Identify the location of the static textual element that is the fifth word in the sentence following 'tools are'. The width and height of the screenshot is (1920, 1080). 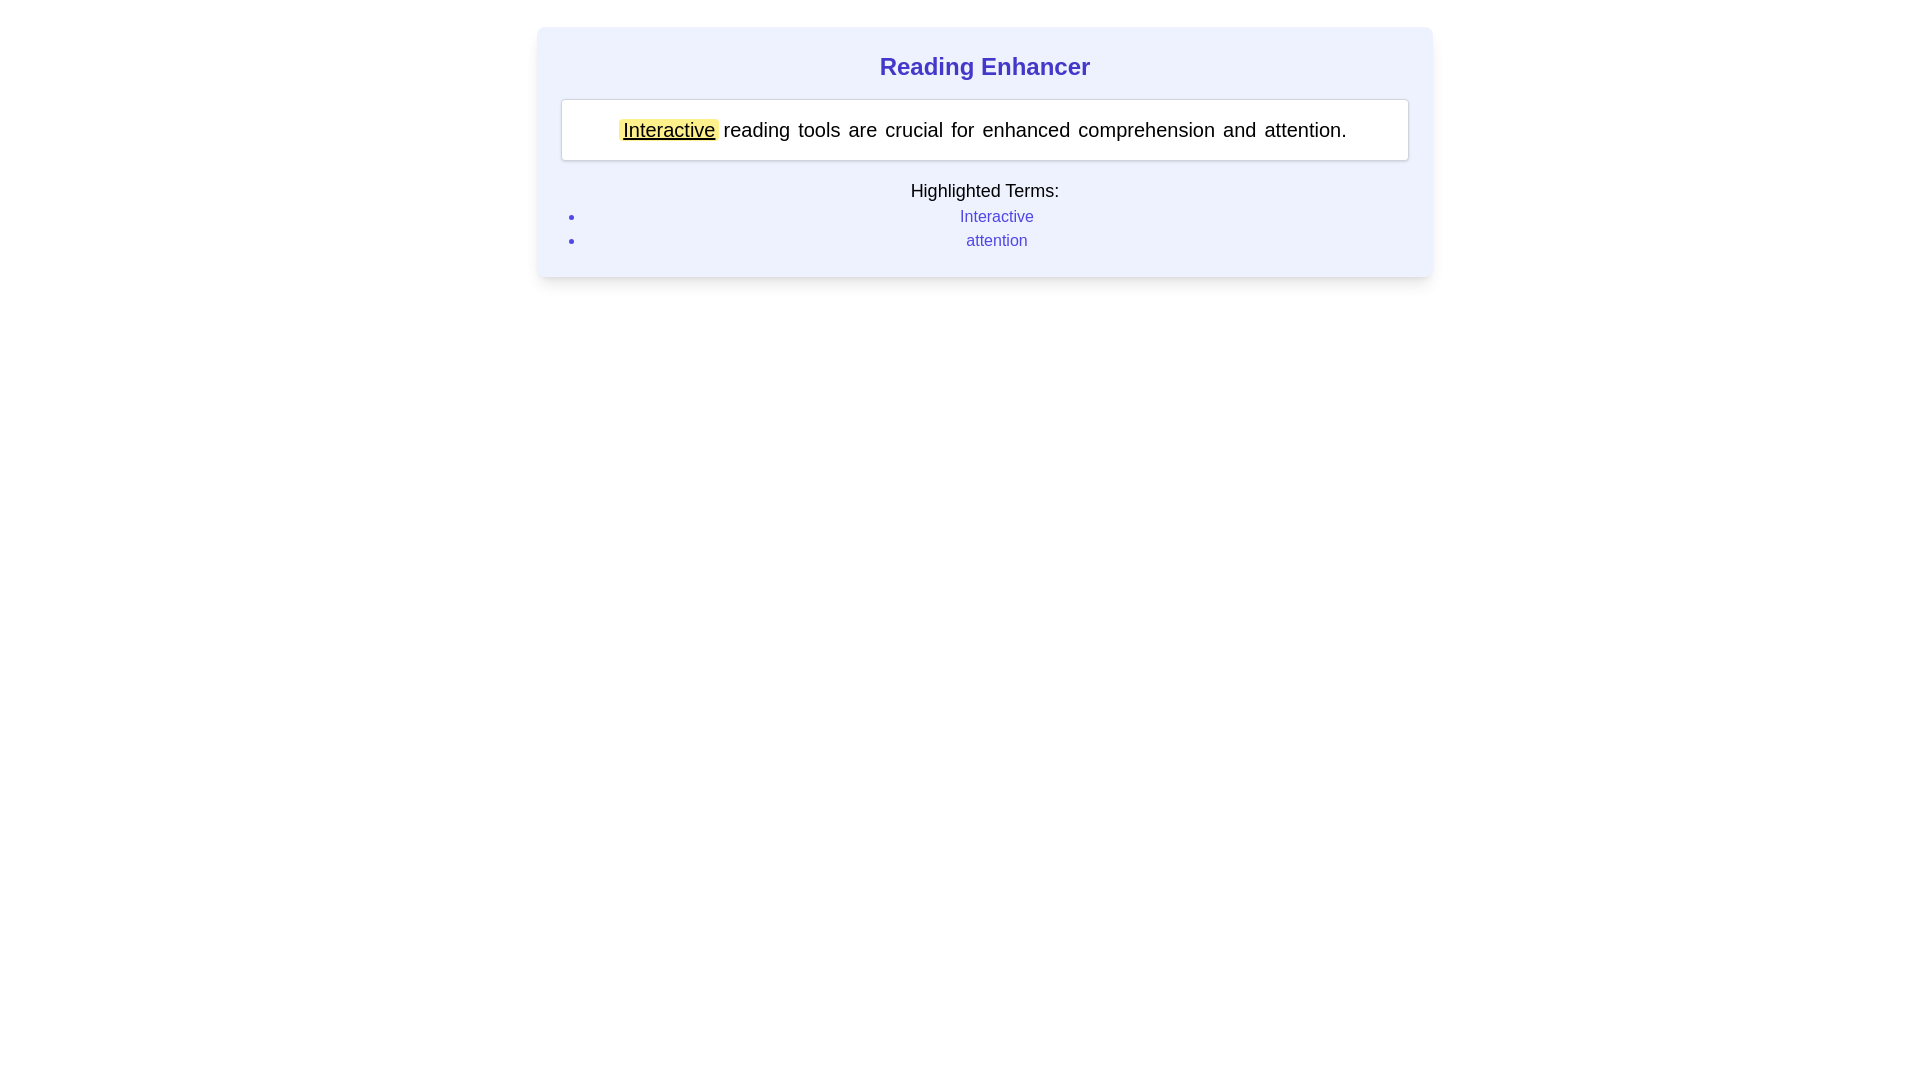
(913, 130).